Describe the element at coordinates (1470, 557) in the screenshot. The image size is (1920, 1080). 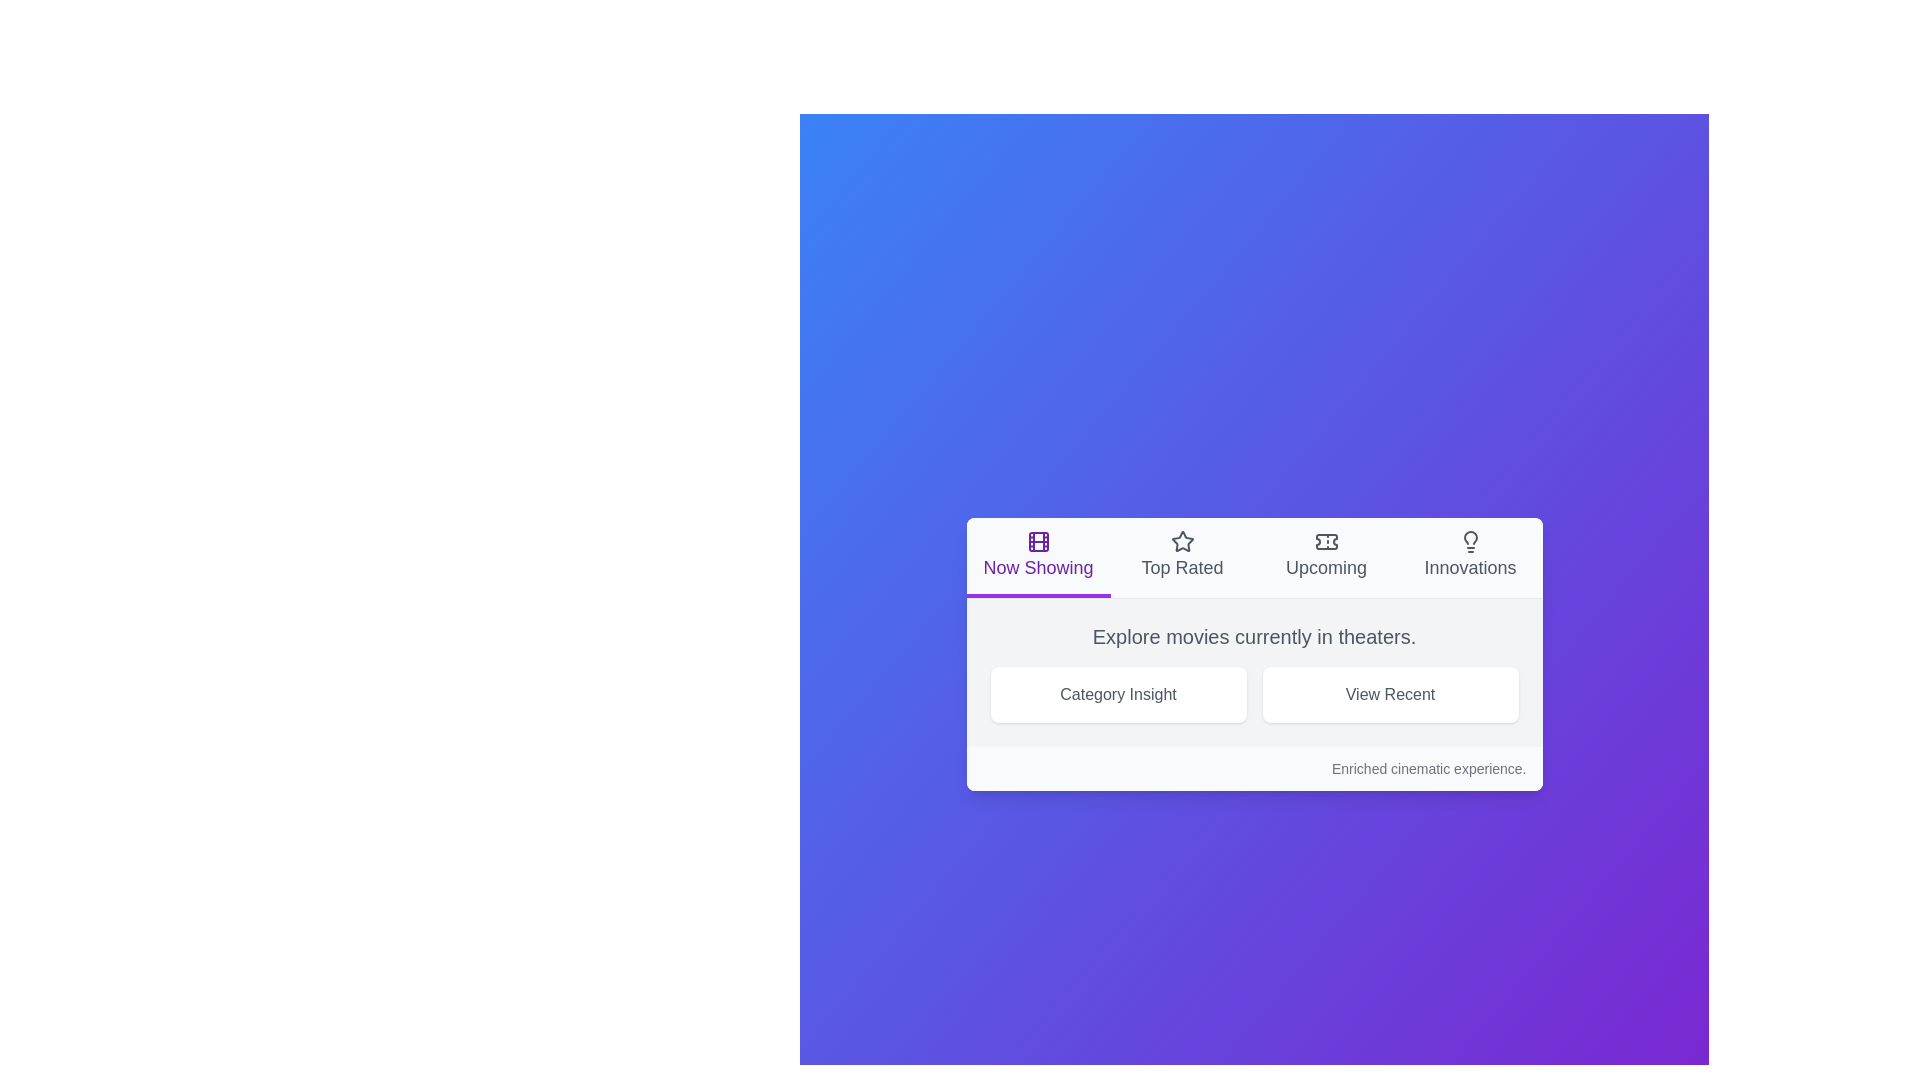
I see `the fourth navigation button labeled 'Innovations' in the top navigation bar` at that location.